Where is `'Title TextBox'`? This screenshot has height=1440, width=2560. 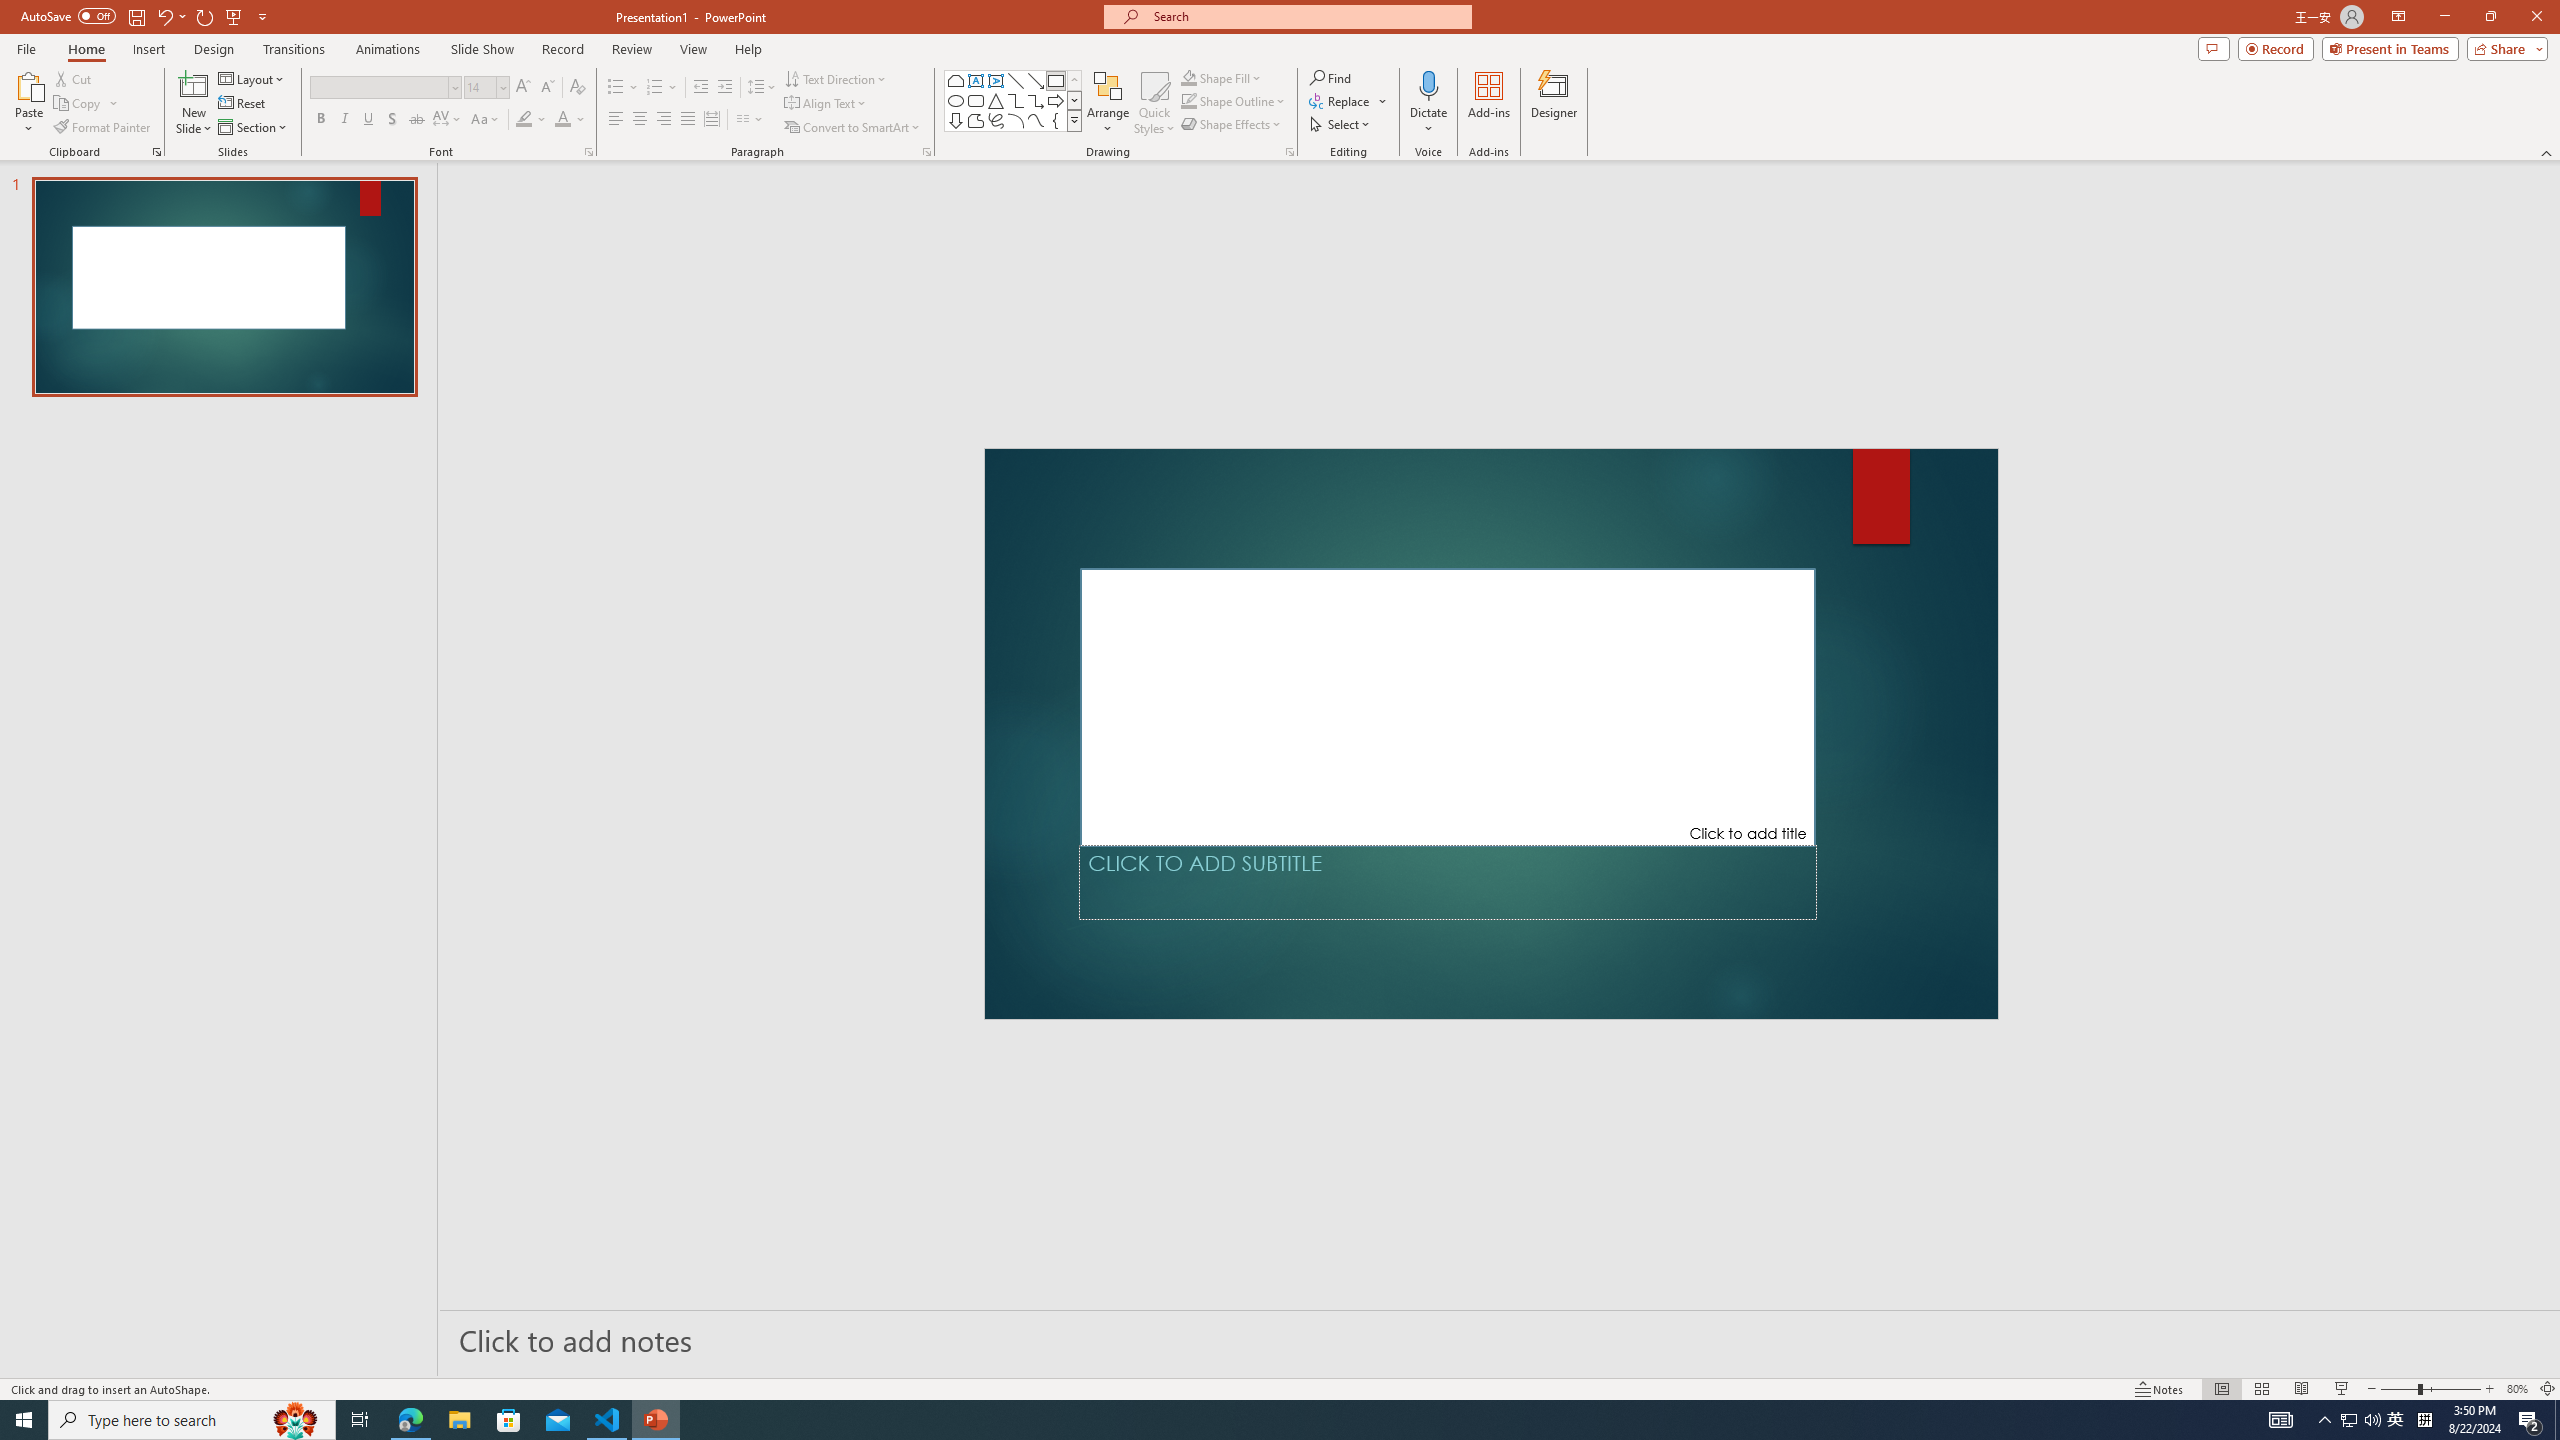 'Title TextBox' is located at coordinates (1447, 706).